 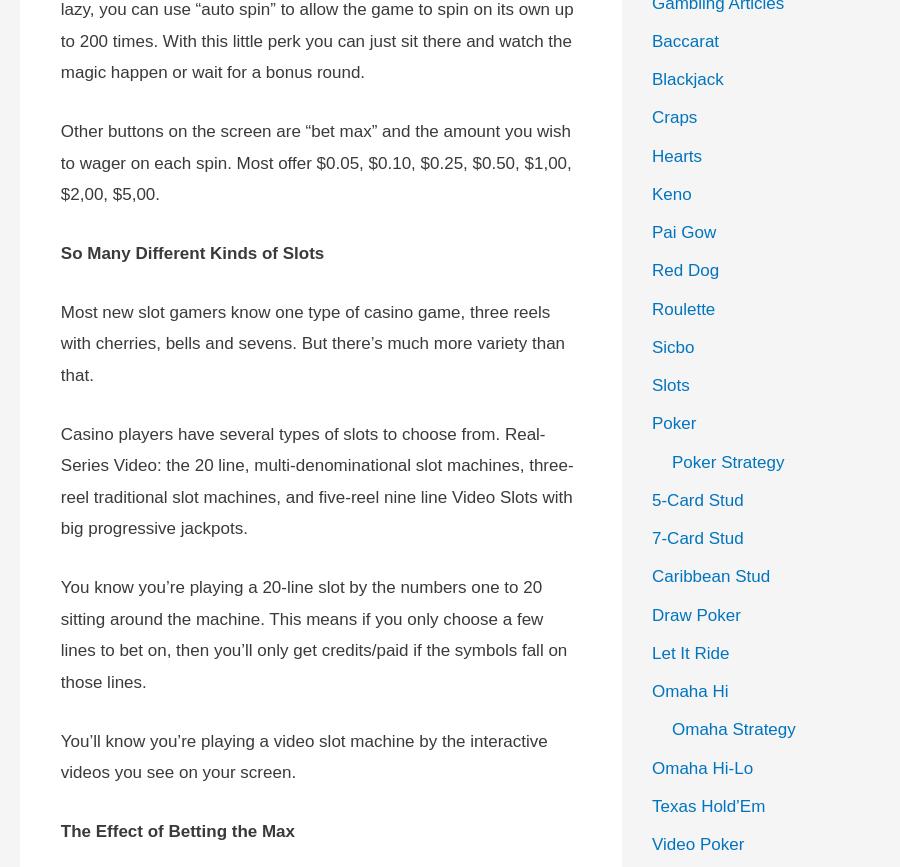 I want to click on 'You know you’re playing a 20-line slot by the numbers one to 20 sitting around the machine. This means if you only choose a few lines to bet on, then you’ll only get credits/paid if the symbols fall on those lines.', so click(x=312, y=633).